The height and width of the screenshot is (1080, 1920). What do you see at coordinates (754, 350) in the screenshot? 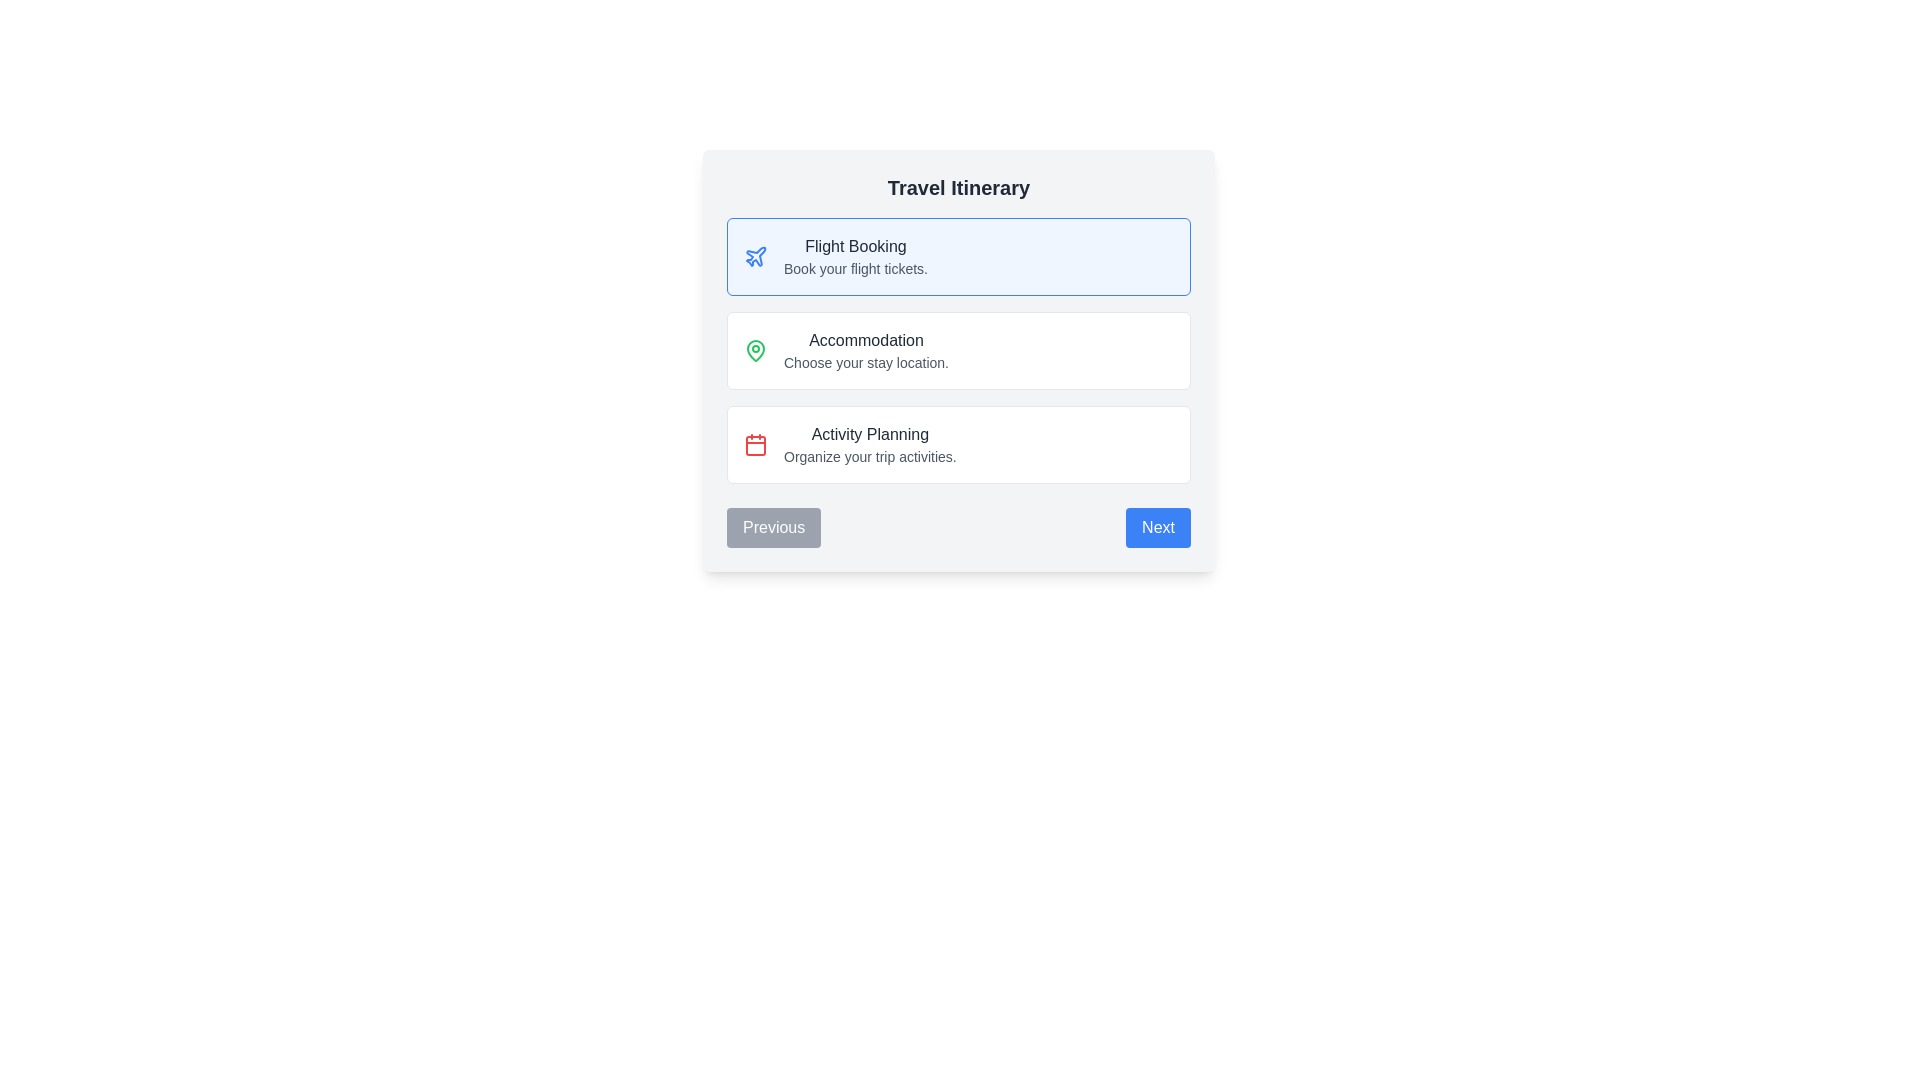
I see `the icon representing the context of selecting a location or accommodation, located in the 'Accommodation' panel under 'Choose your stay location.'` at bounding box center [754, 350].